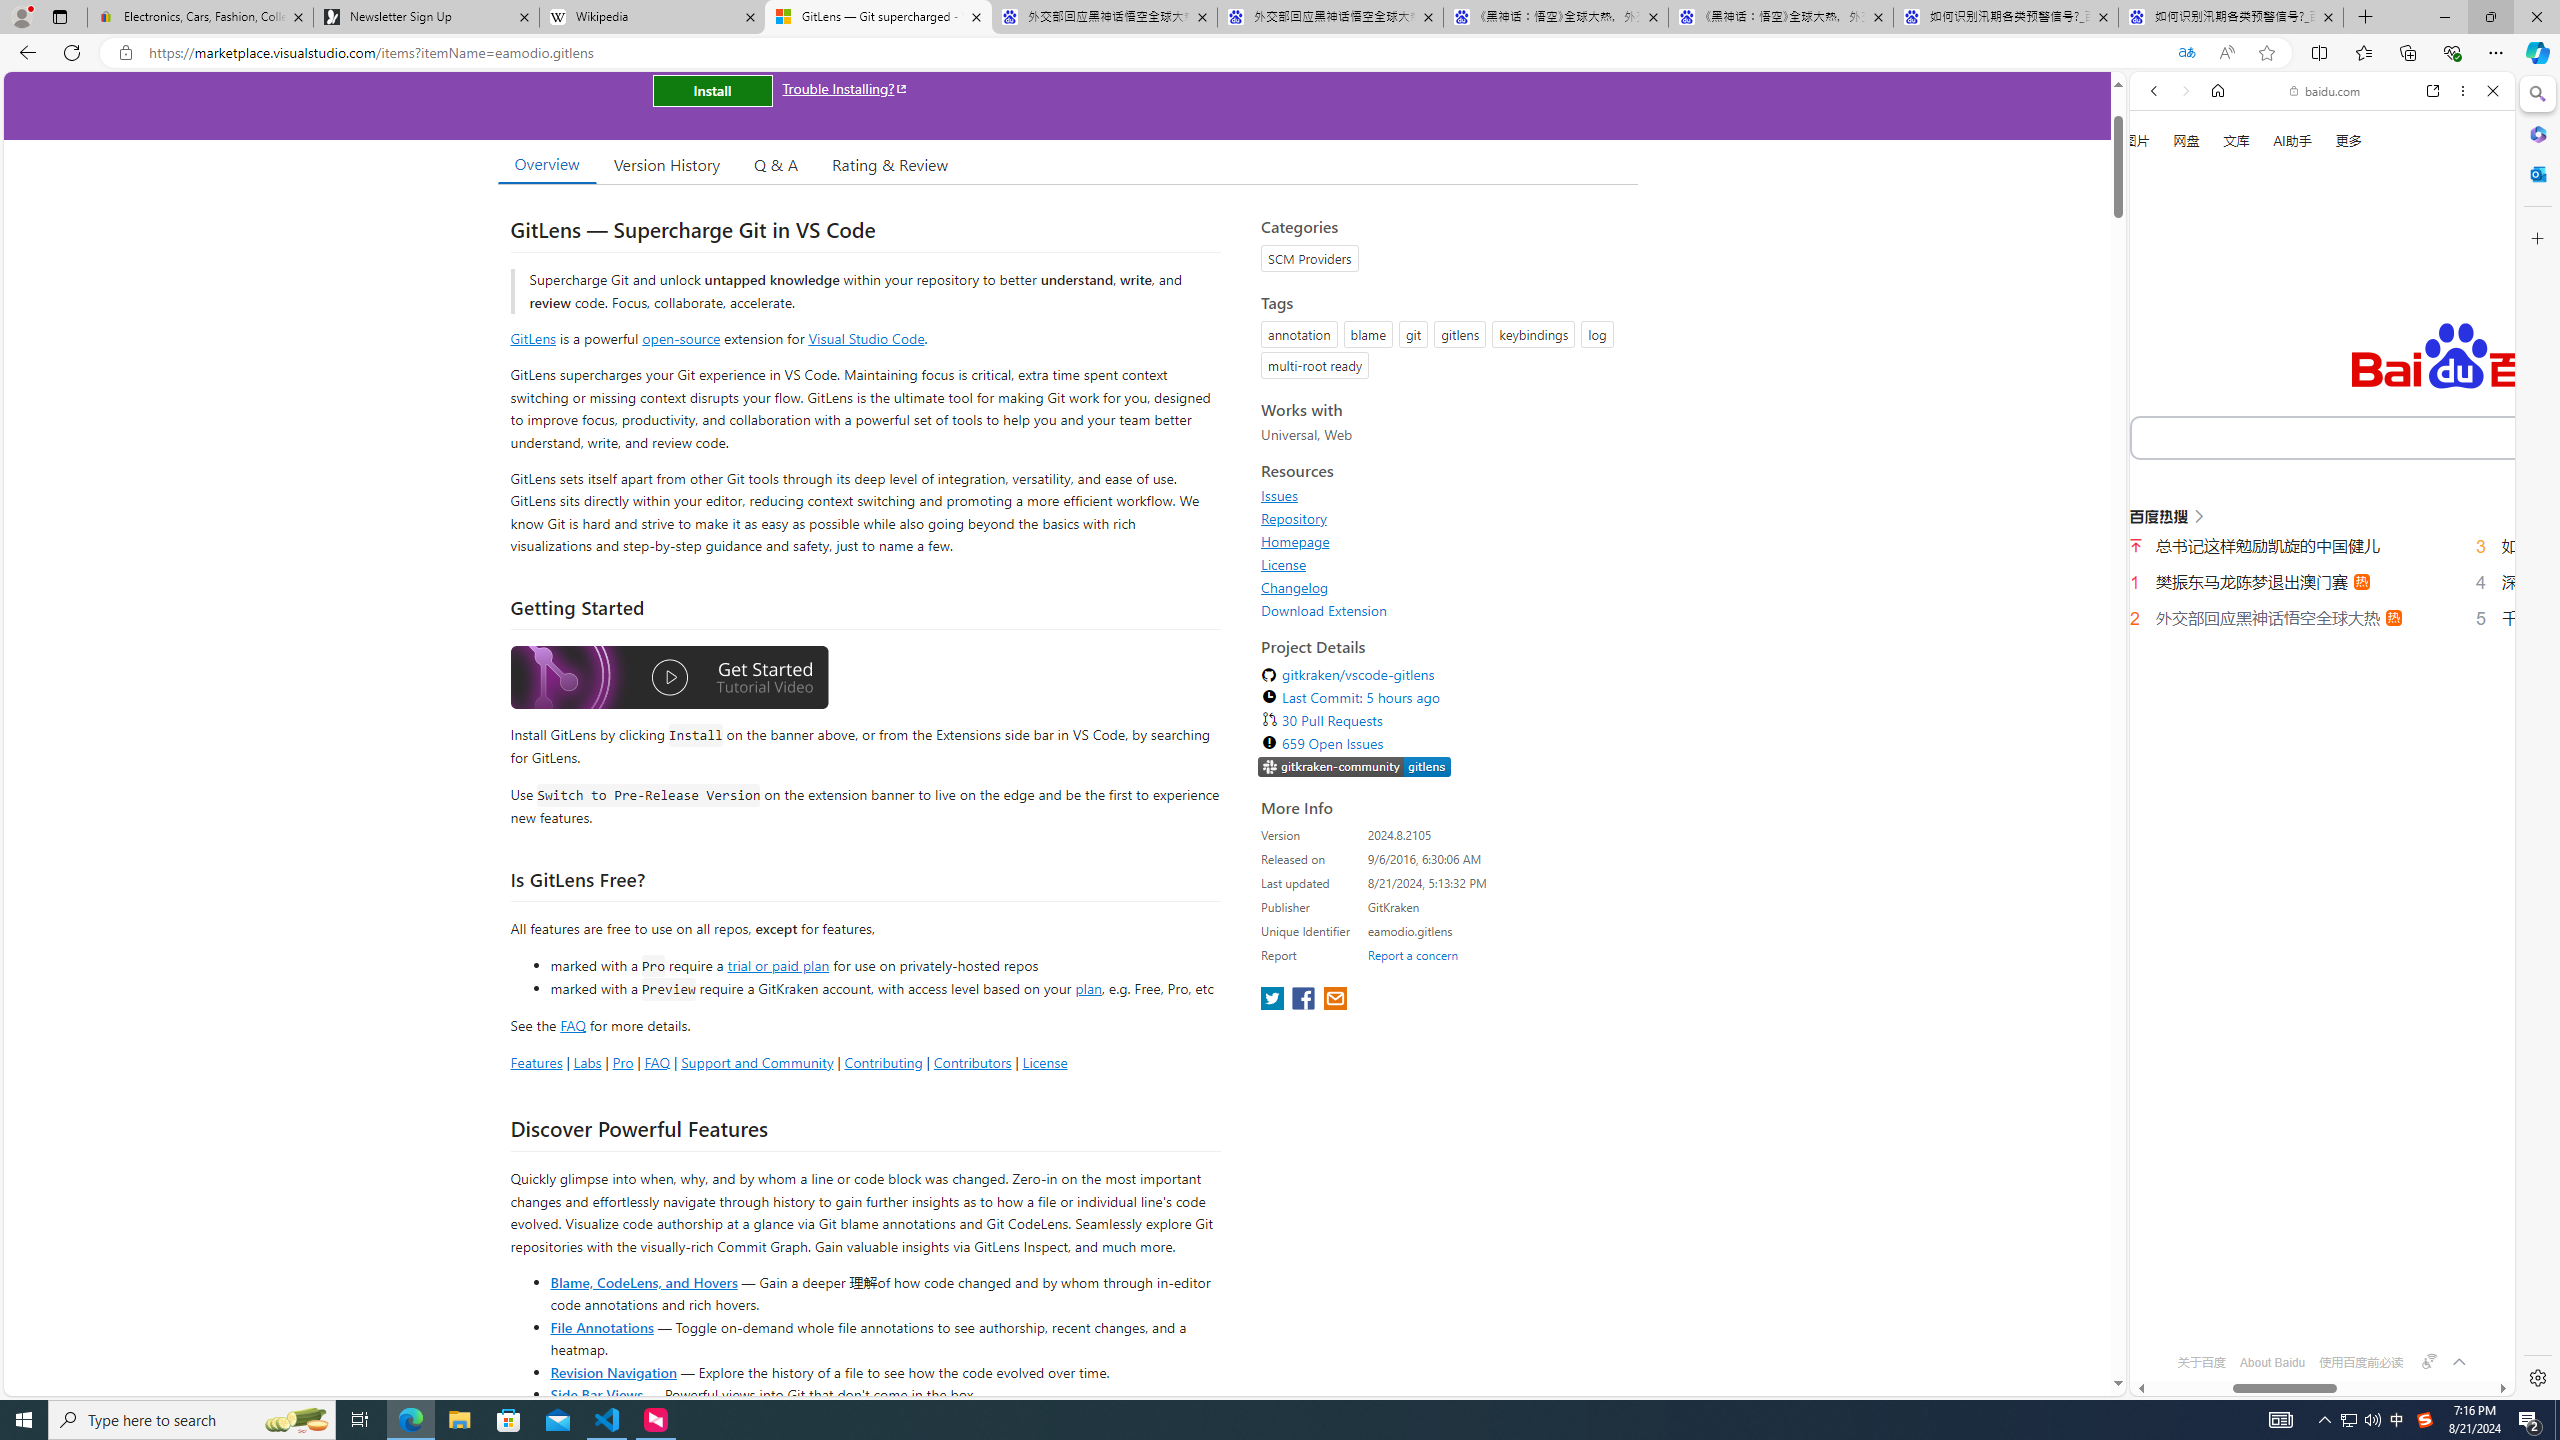  I want to click on 'Forward', so click(2184, 89).